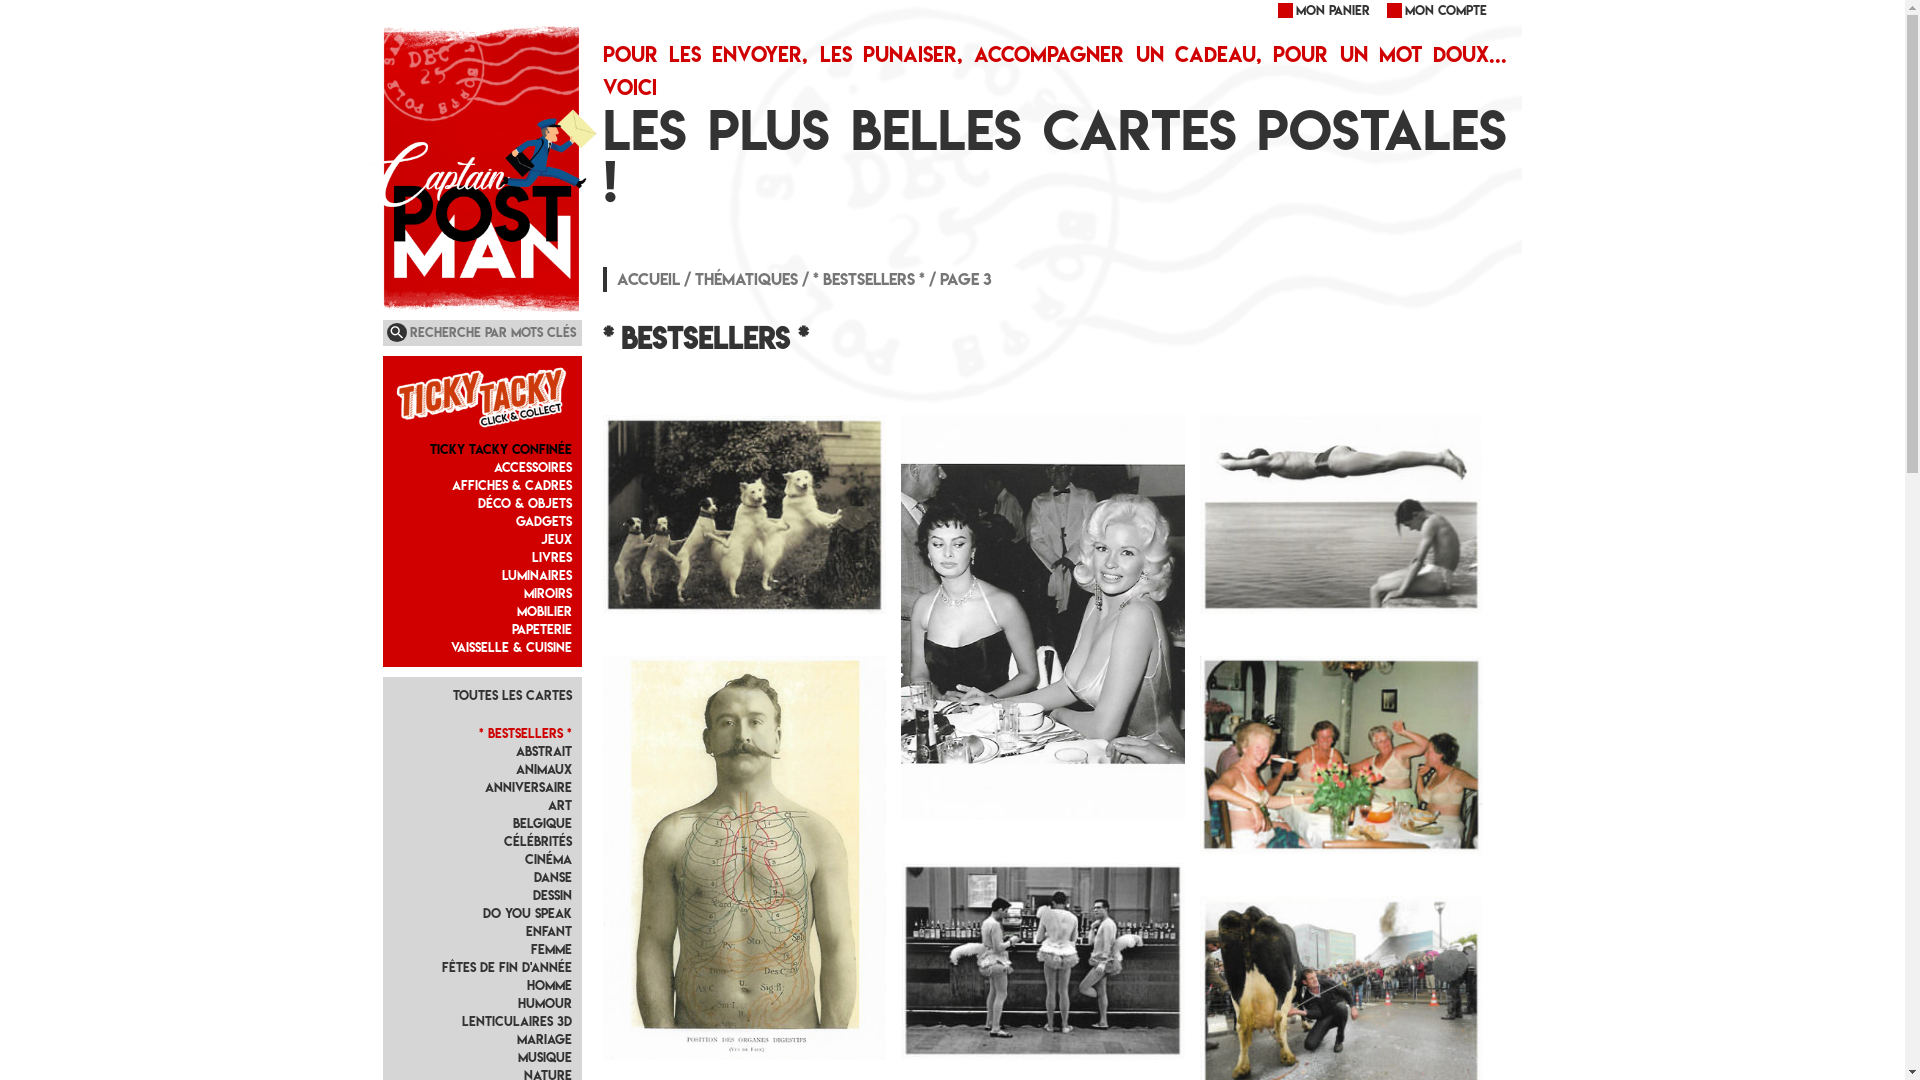 The height and width of the screenshot is (1080, 1920). I want to click on '* BESTSELLERS *', so click(525, 733).